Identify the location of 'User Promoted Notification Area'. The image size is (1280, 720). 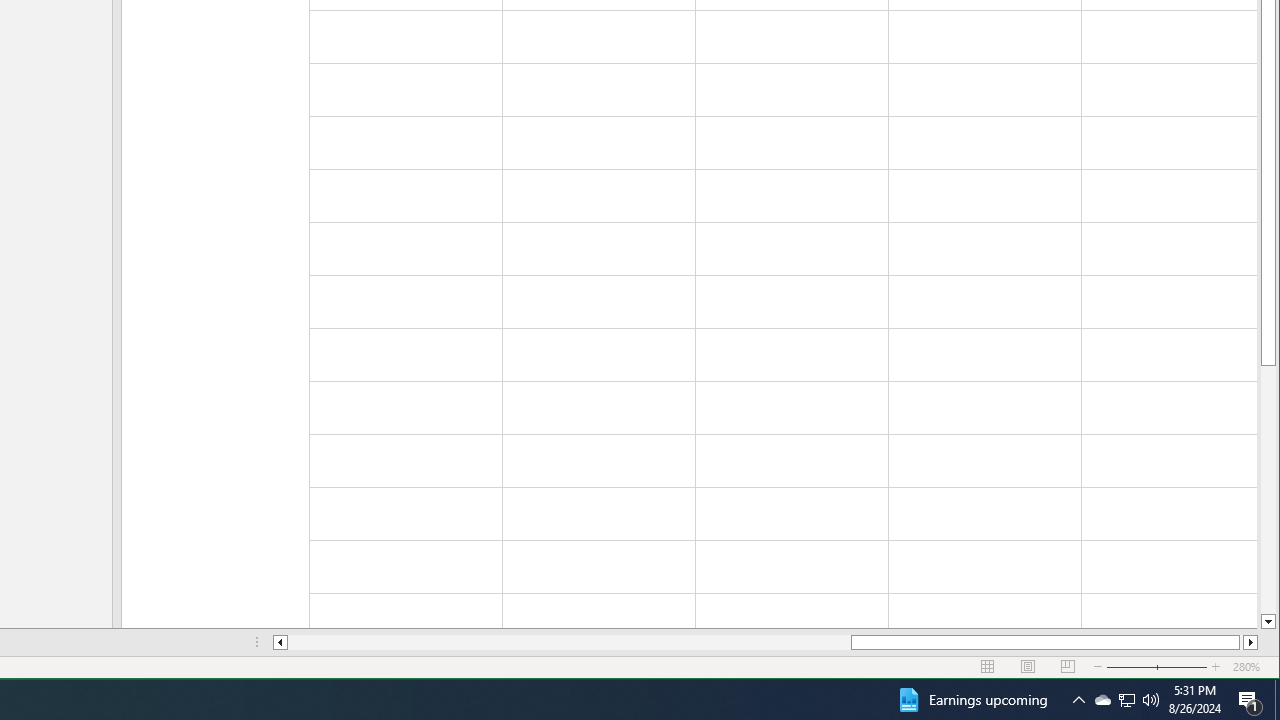
(1127, 698).